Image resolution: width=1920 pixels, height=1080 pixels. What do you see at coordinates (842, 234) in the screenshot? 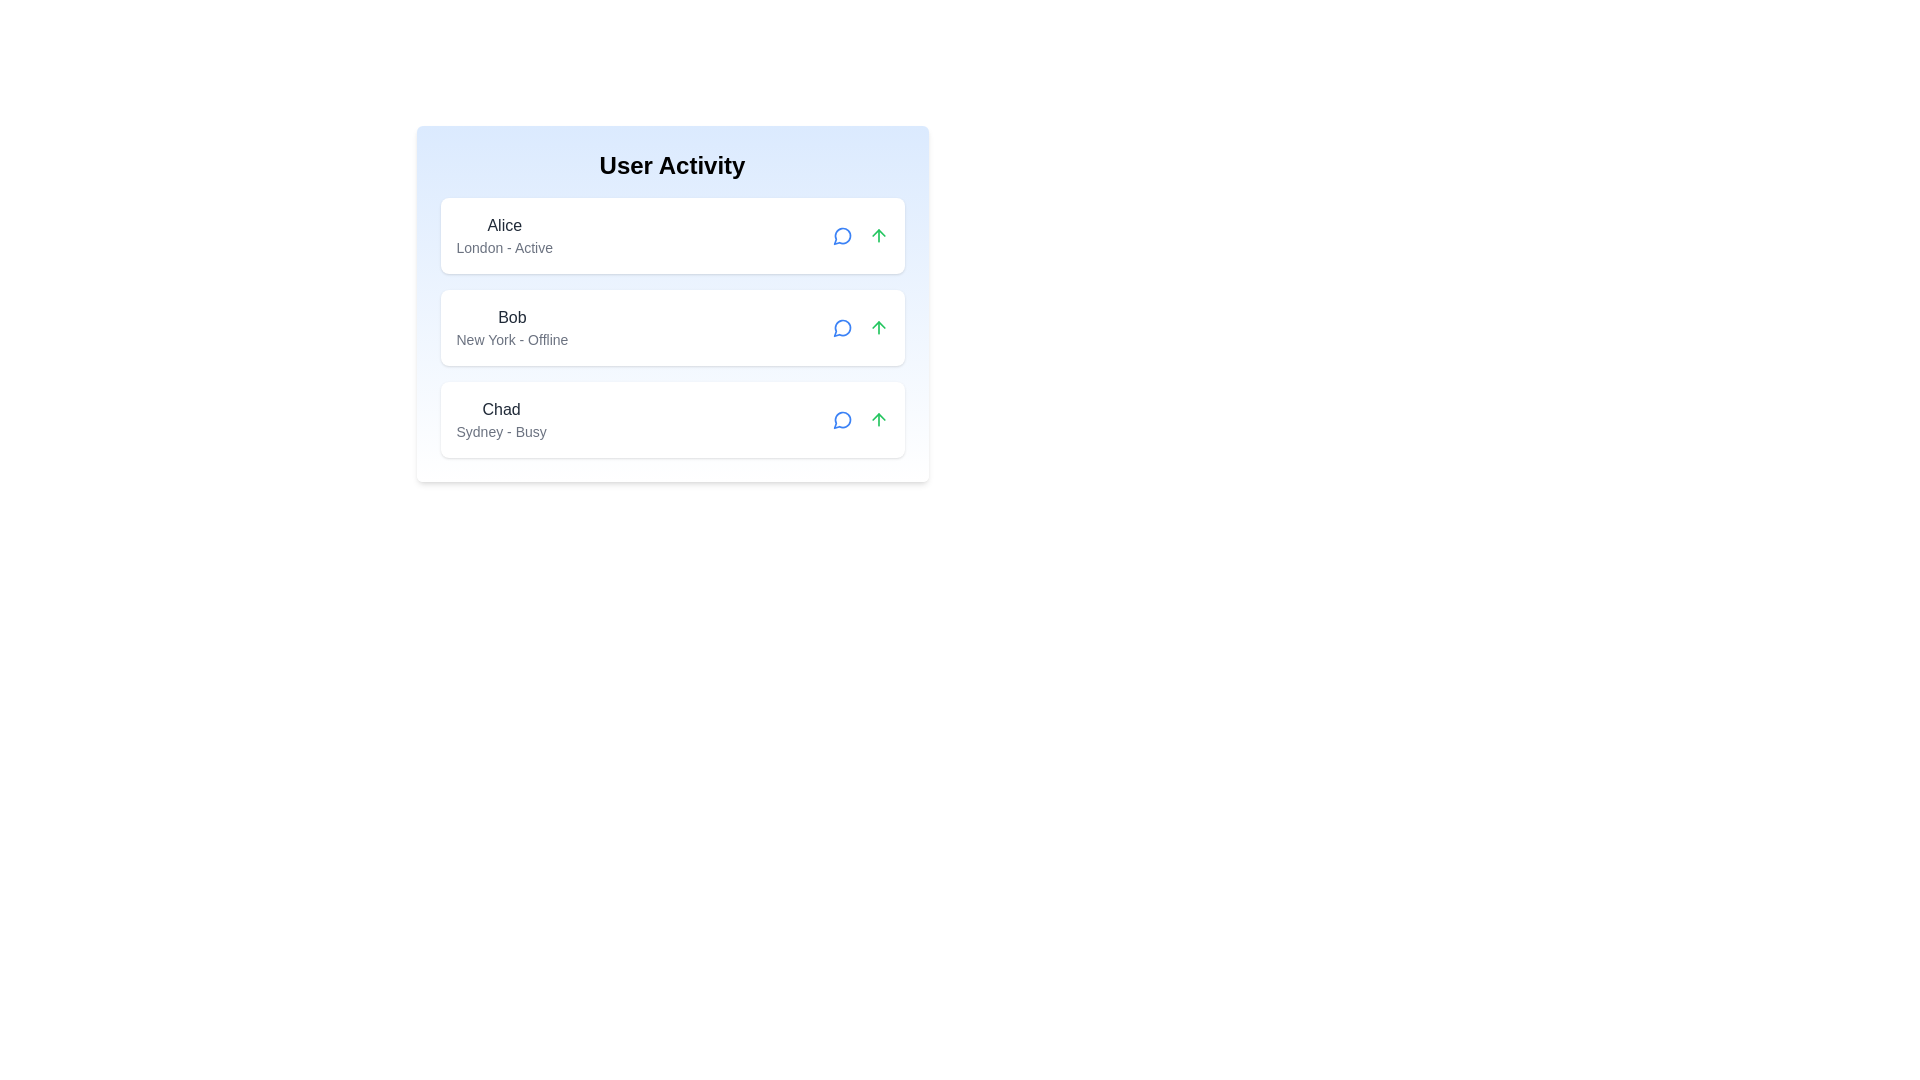
I see `message button corresponding to the user Alice` at bounding box center [842, 234].